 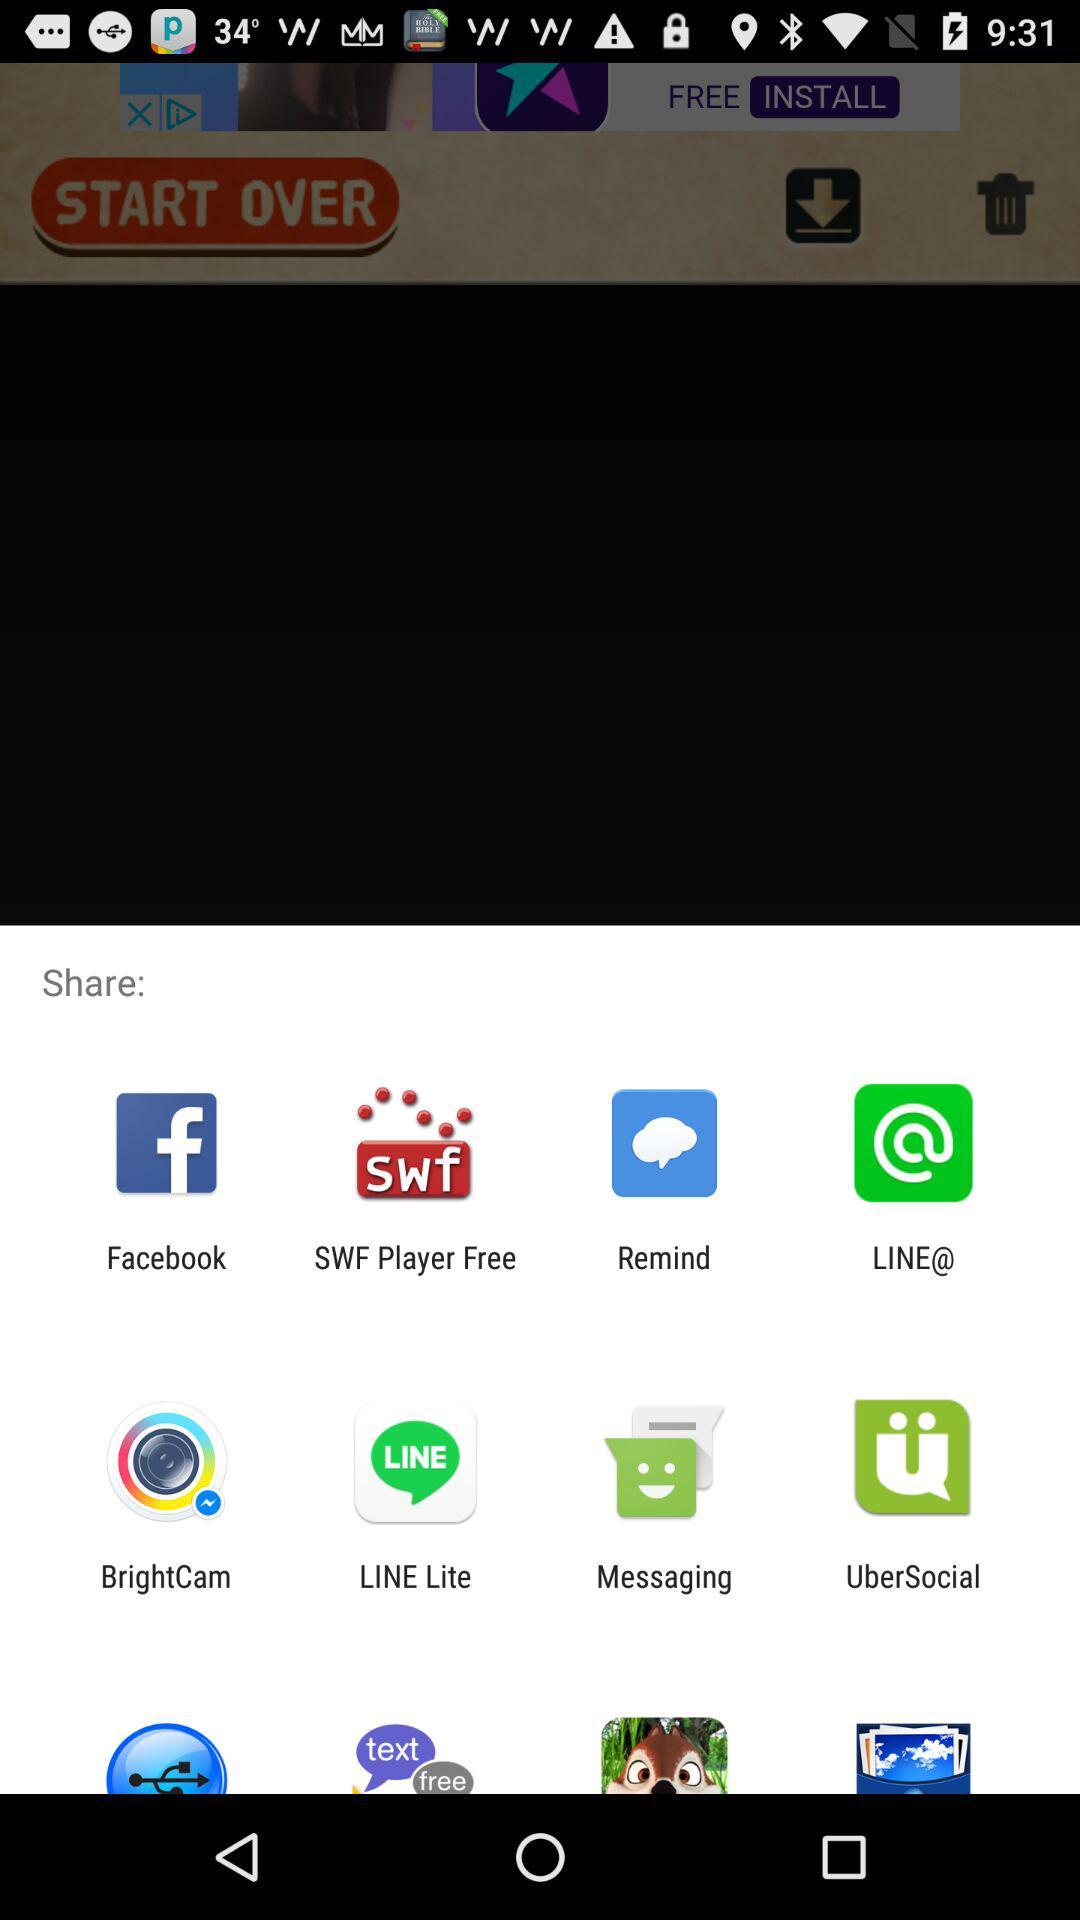 What do you see at coordinates (664, 1274) in the screenshot?
I see `remind app` at bounding box center [664, 1274].